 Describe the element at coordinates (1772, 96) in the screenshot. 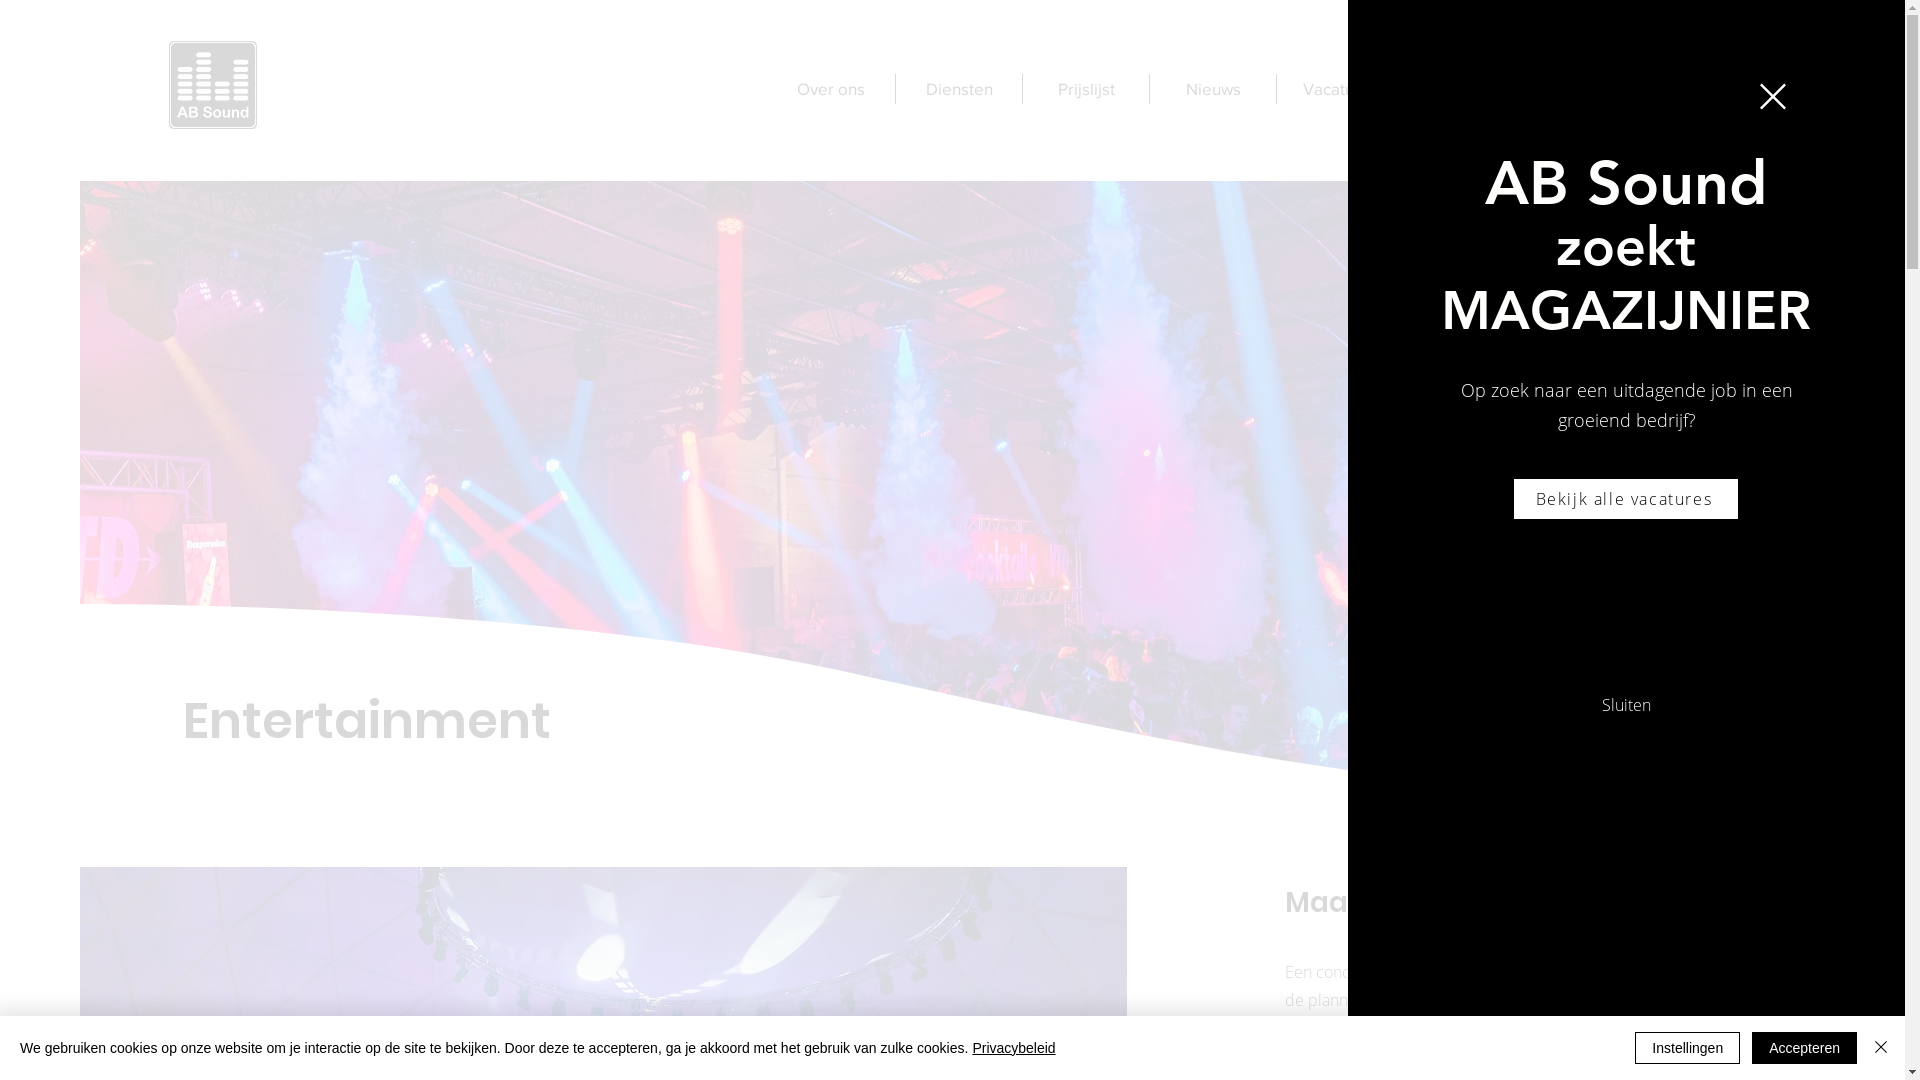

I see `'Terug naar de website'` at that location.